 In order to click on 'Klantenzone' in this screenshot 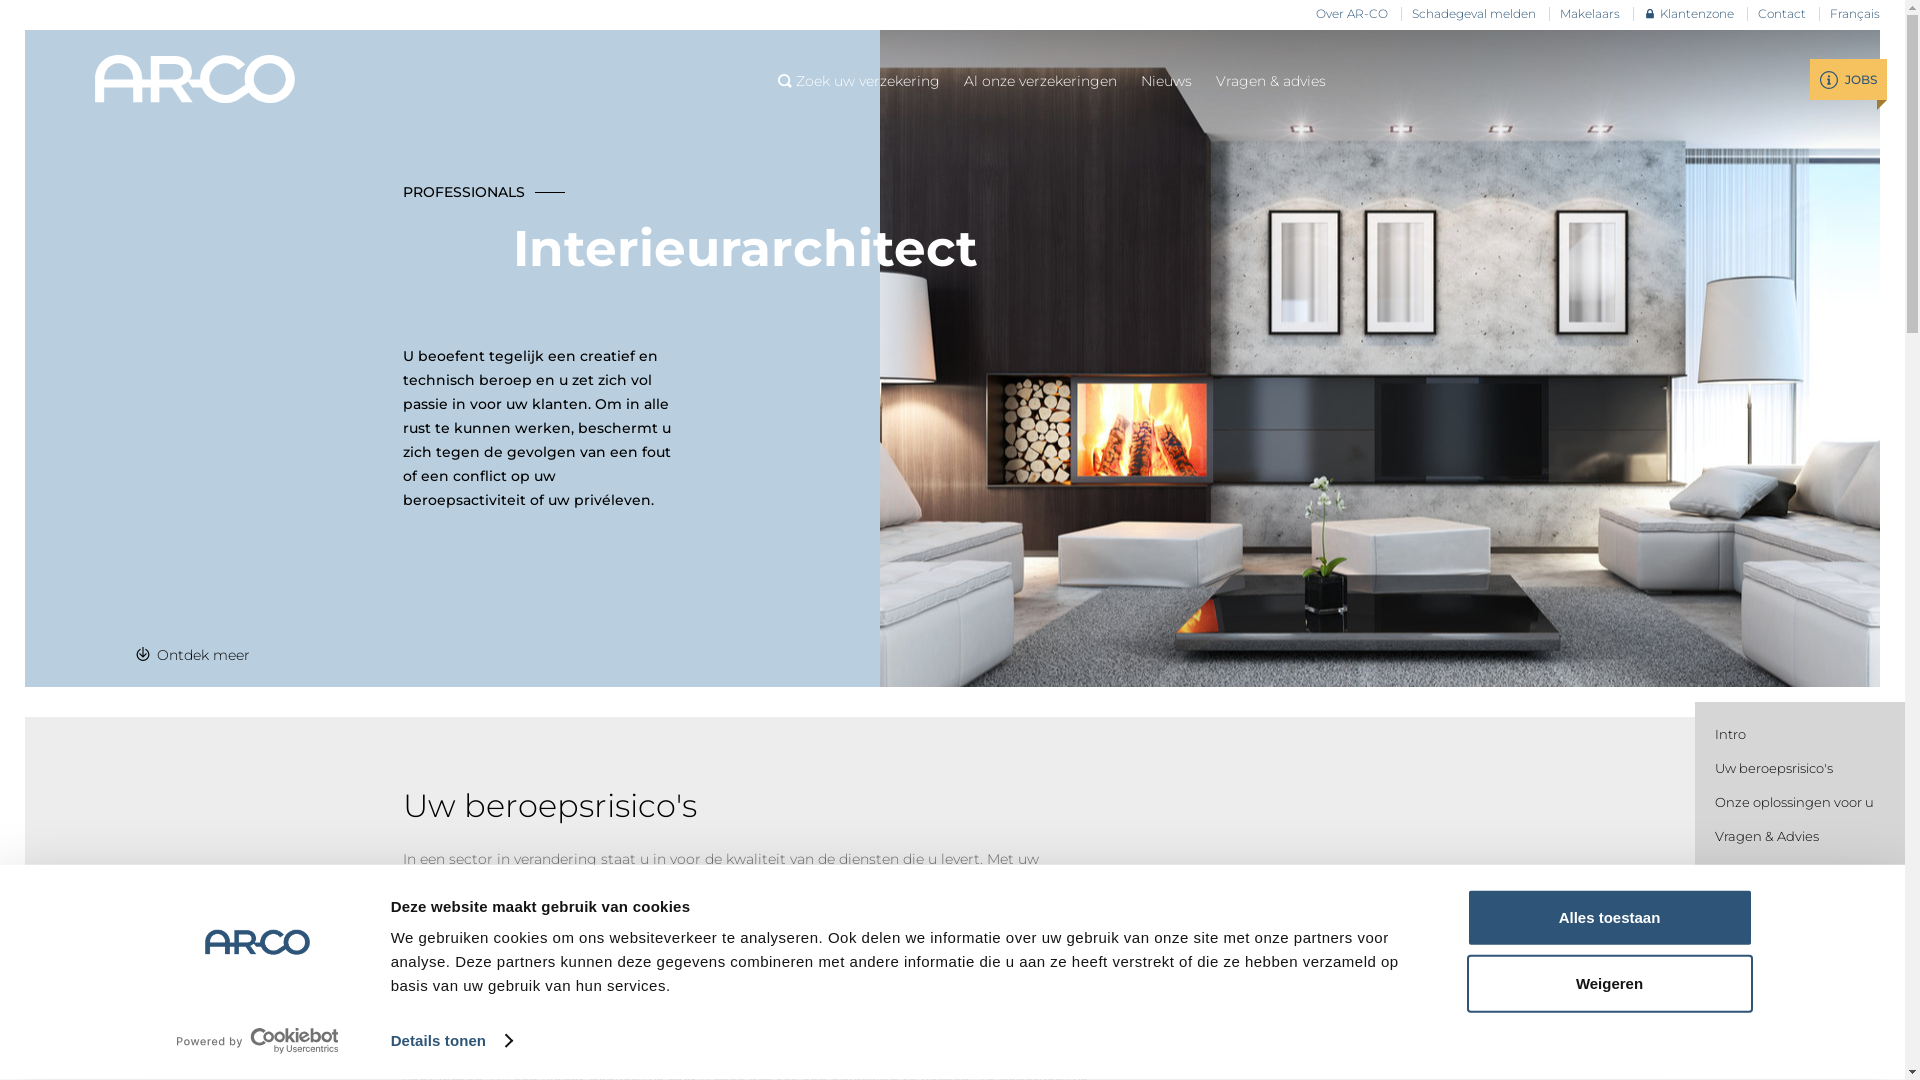, I will do `click(1688, 14)`.